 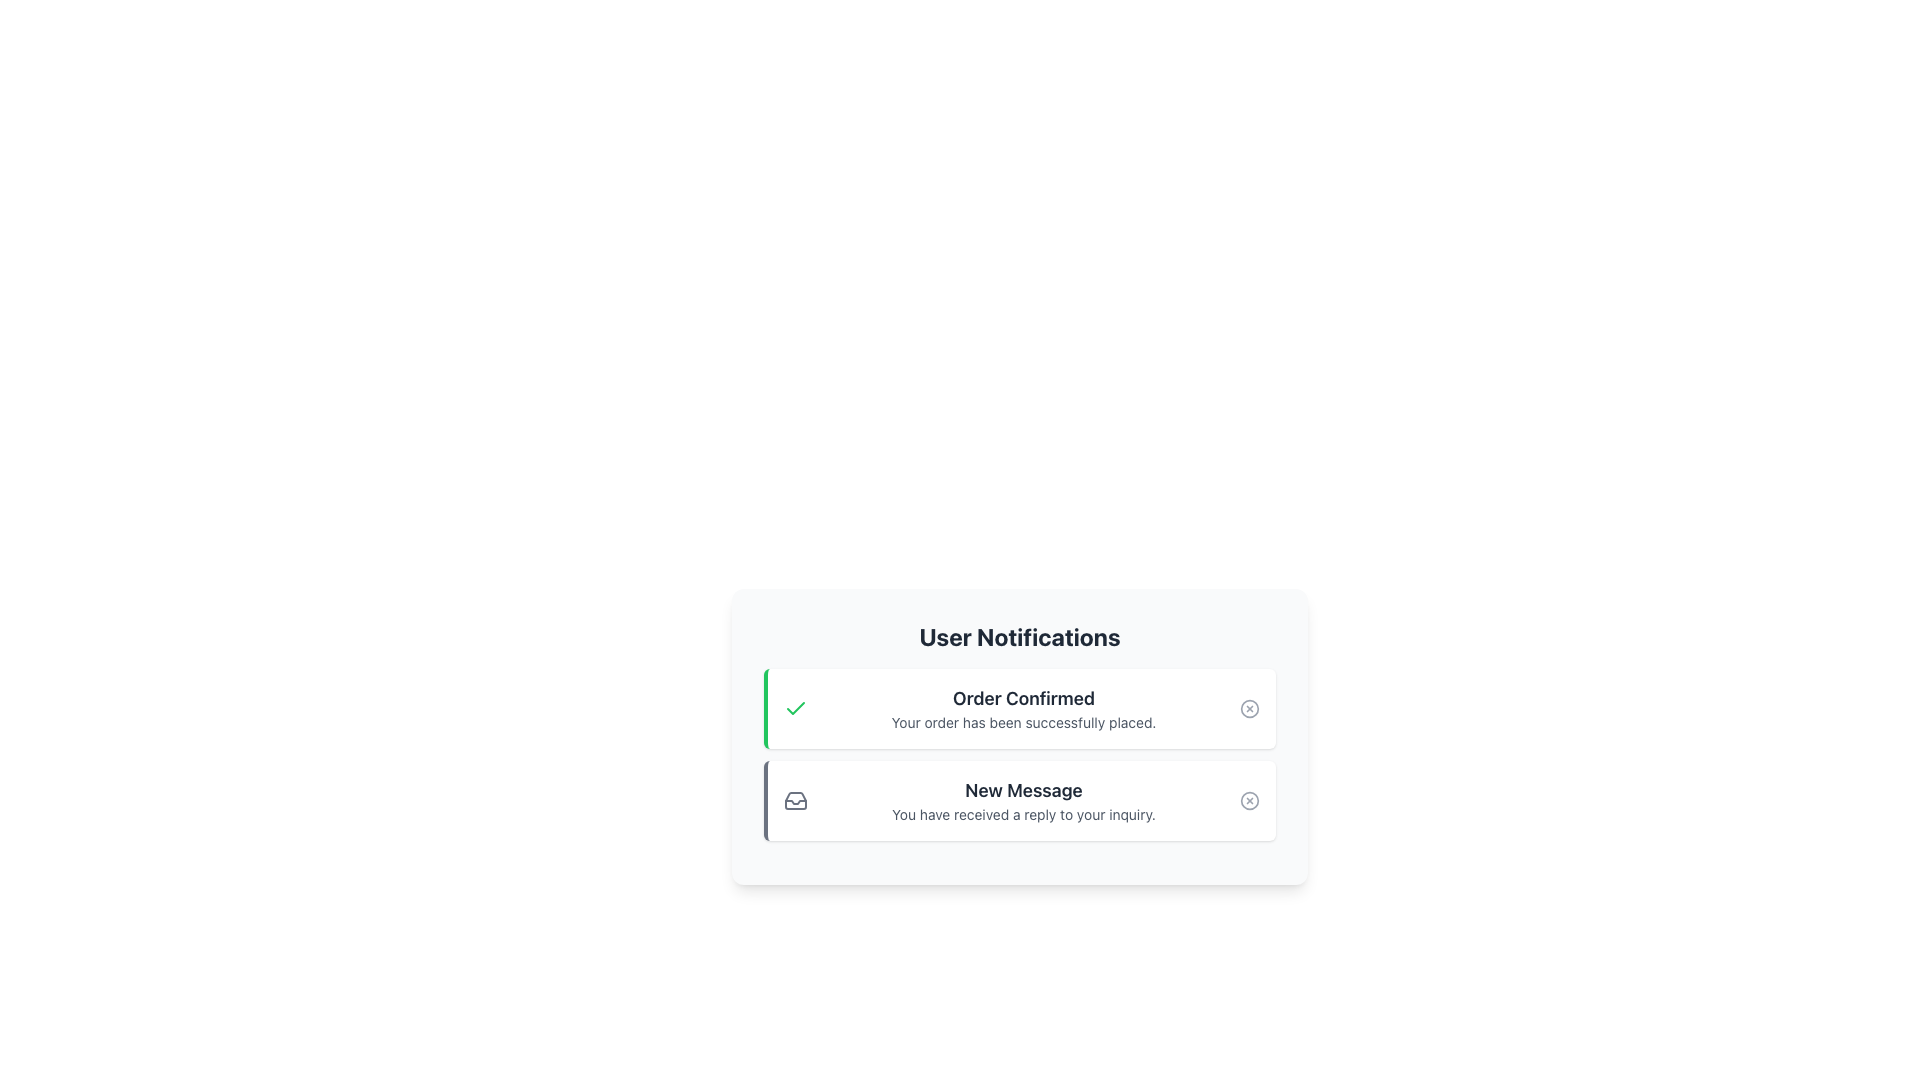 I want to click on success message displayed in the text label stating 'Your order has been successfully placed.' which is located below the bold header 'Order Confirmed', so click(x=1023, y=722).